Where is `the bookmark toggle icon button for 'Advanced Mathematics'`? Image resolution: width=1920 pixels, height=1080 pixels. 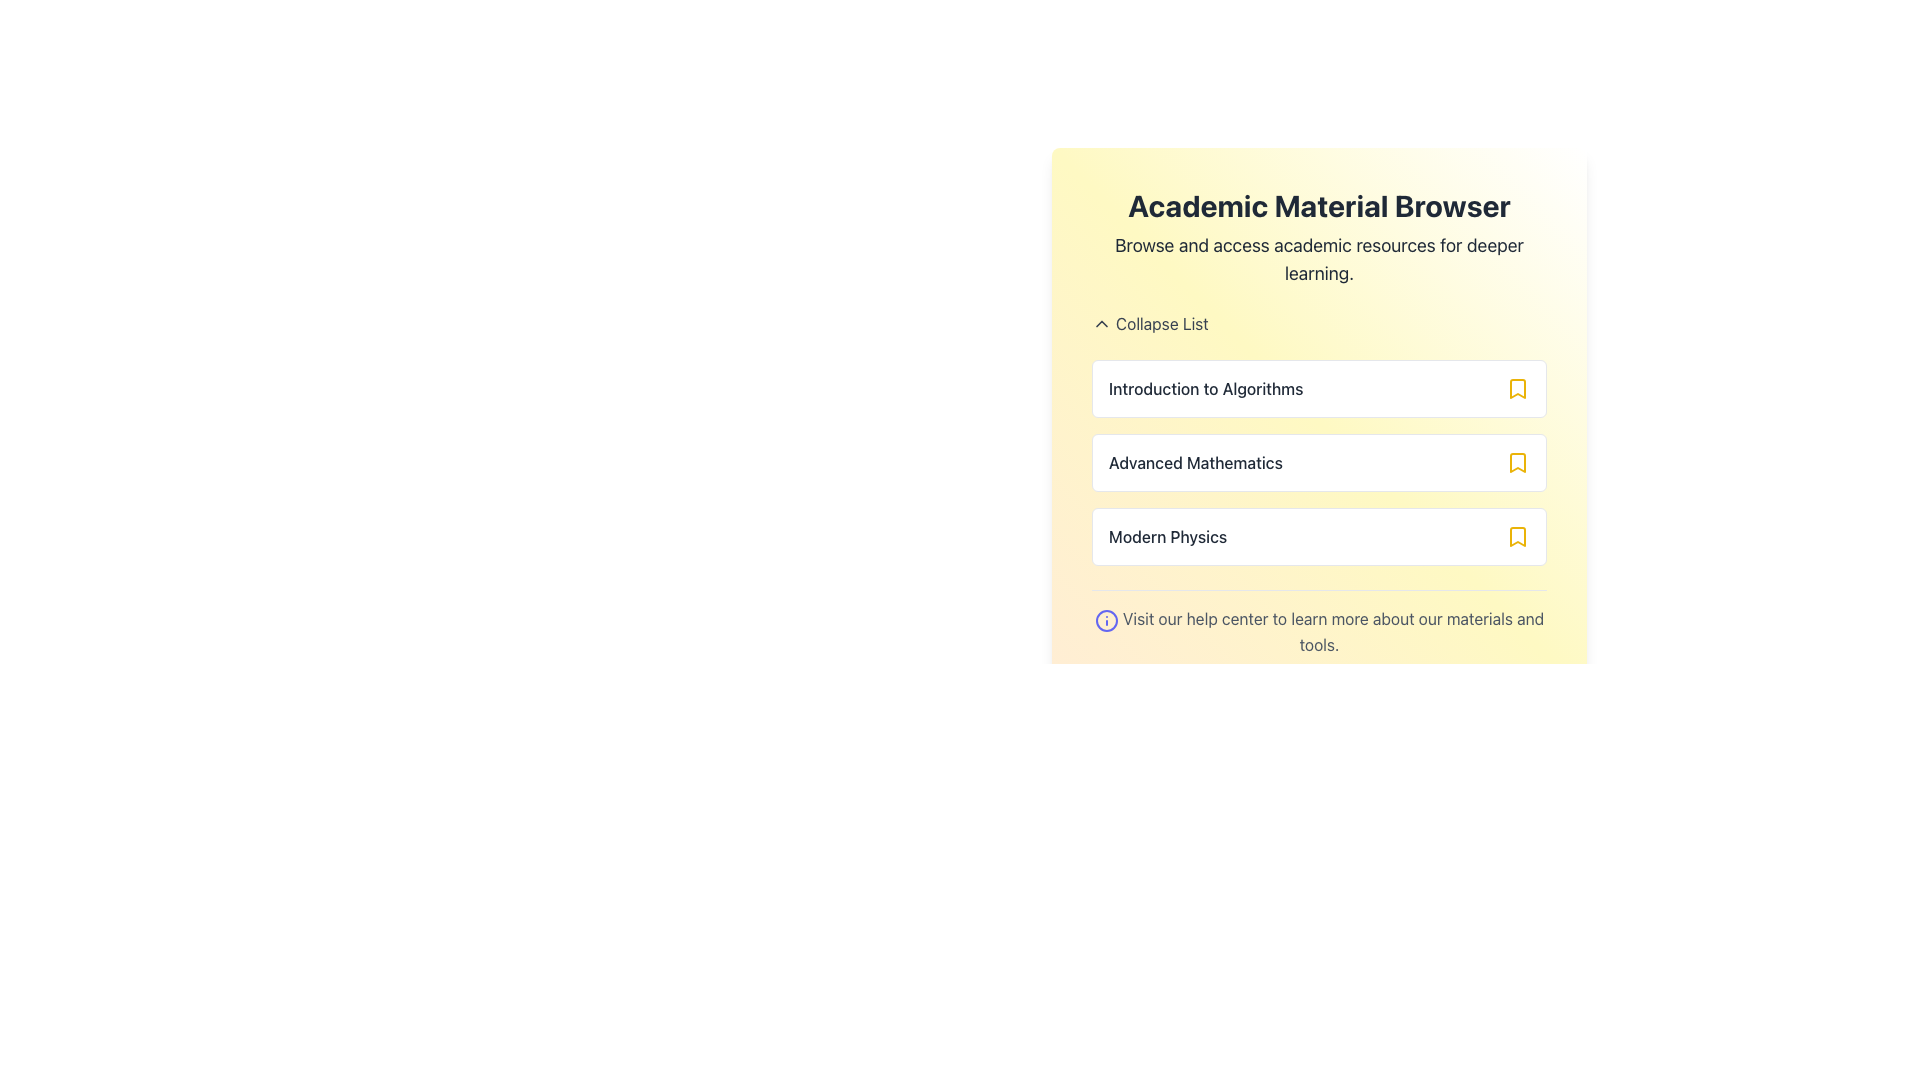
the bookmark toggle icon button for 'Advanced Mathematics' is located at coordinates (1517, 462).